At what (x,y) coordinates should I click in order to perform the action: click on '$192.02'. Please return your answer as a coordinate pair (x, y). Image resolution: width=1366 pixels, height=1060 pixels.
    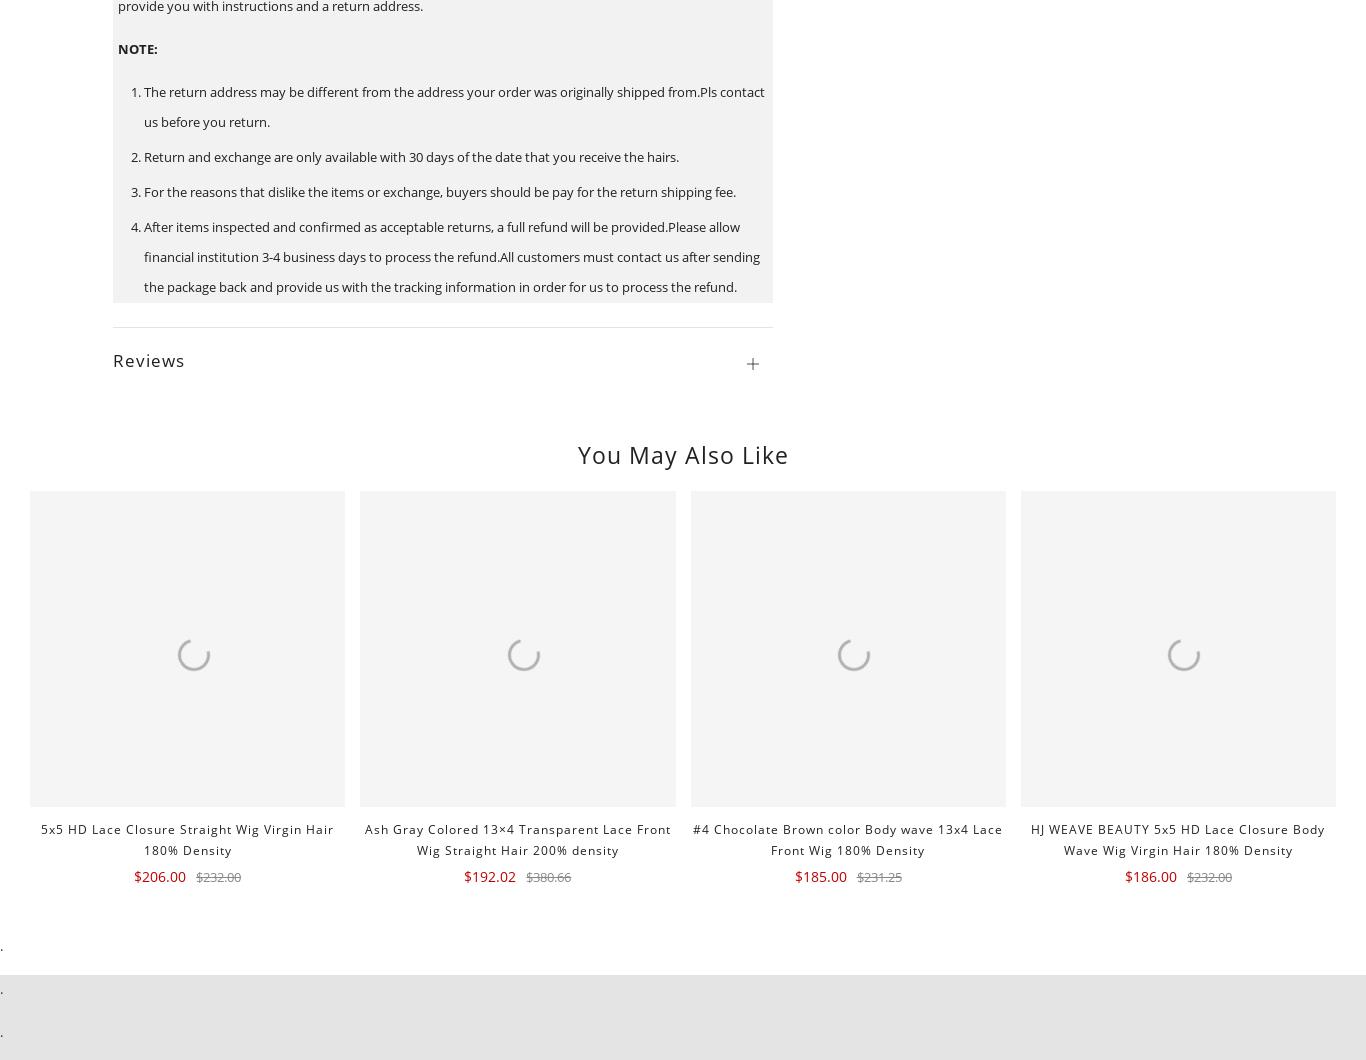
    Looking at the image, I should click on (489, 875).